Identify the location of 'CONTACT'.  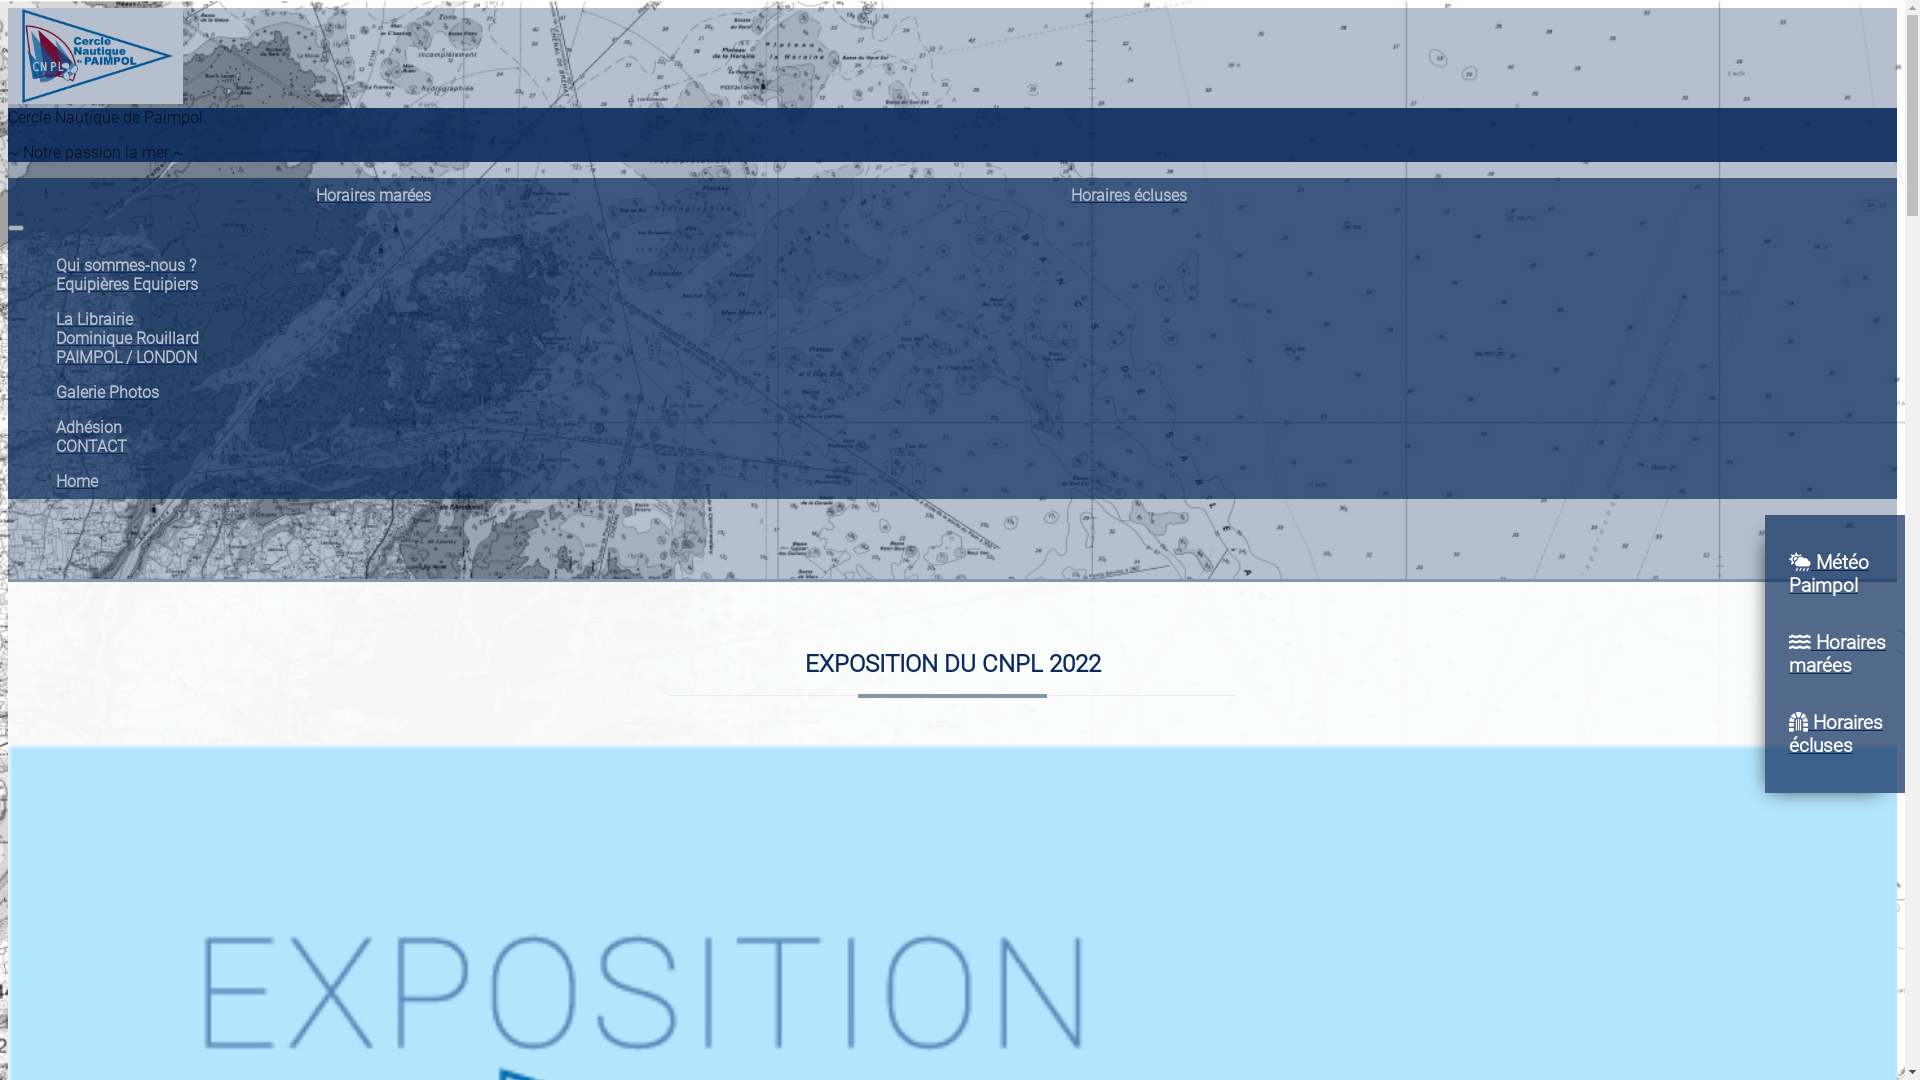
(90, 445).